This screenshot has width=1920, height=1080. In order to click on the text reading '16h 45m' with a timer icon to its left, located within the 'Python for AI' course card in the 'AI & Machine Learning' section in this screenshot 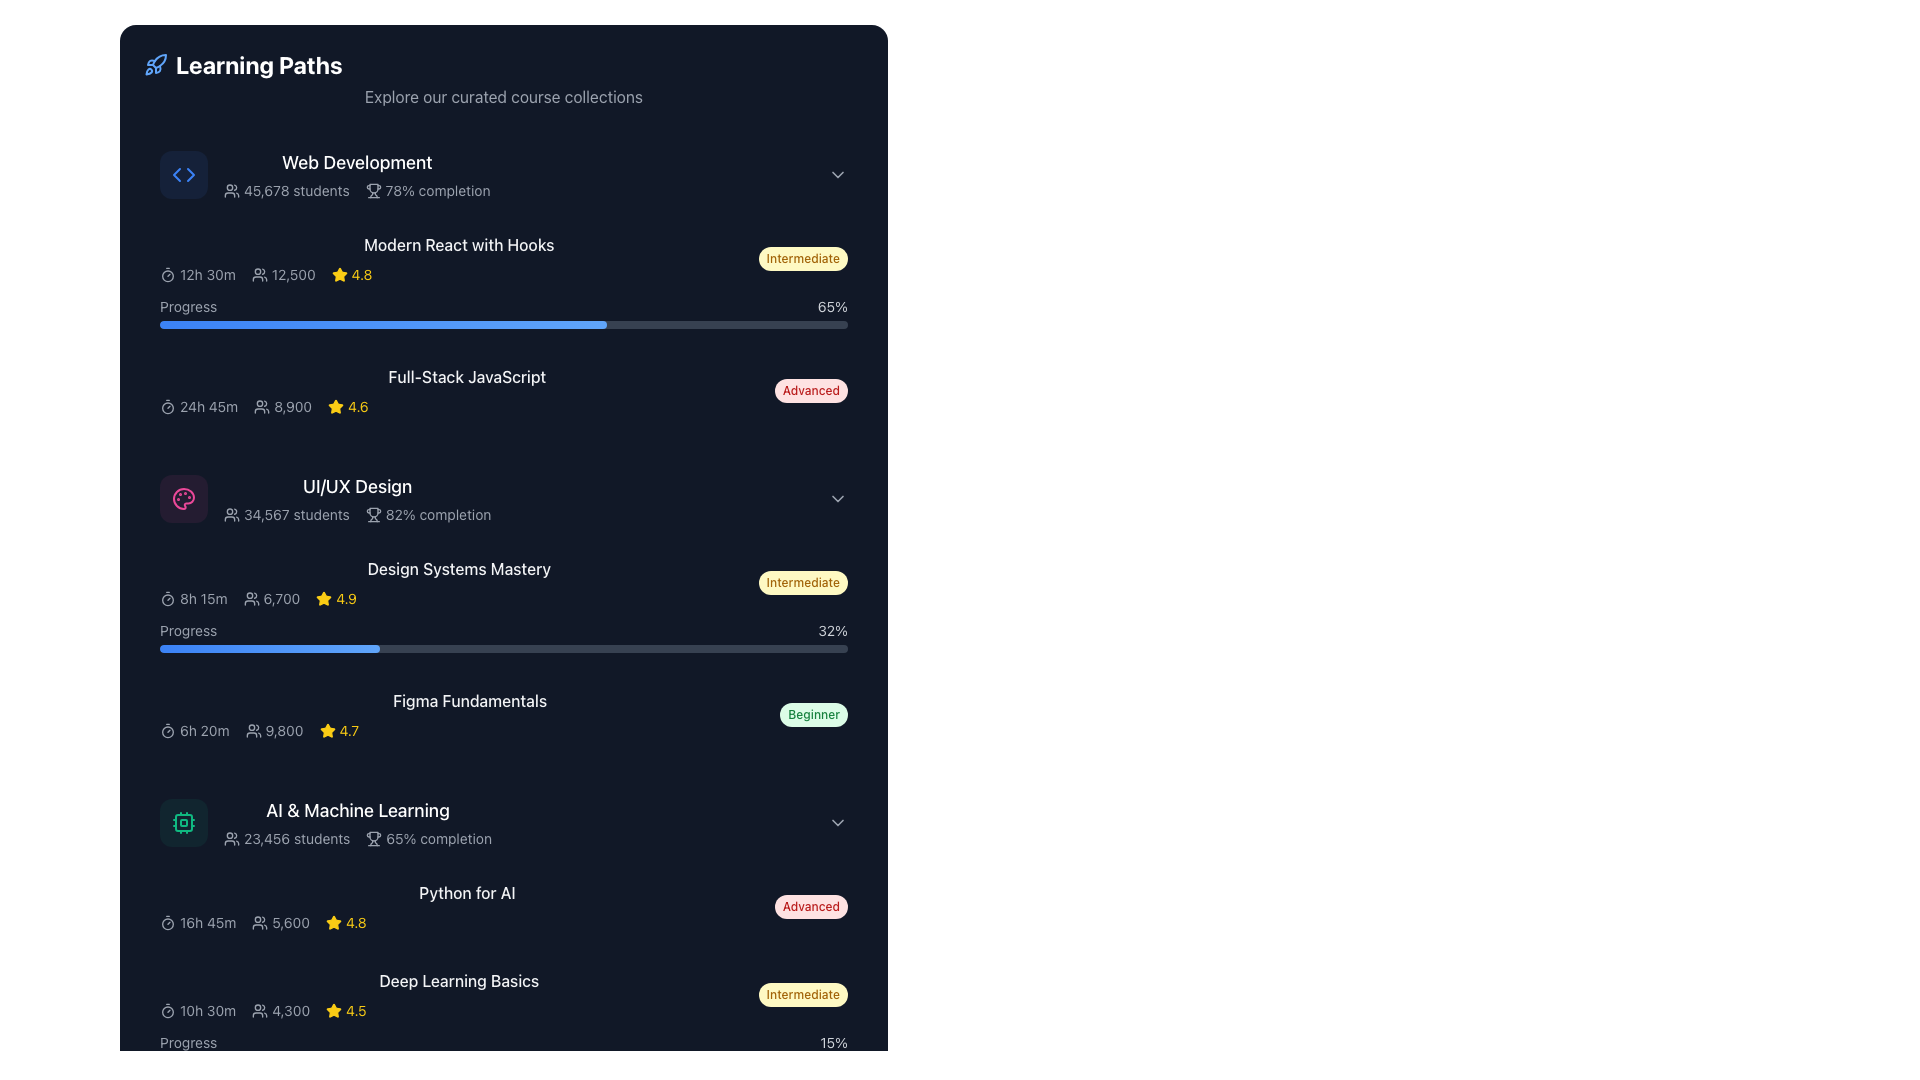, I will do `click(198, 922)`.